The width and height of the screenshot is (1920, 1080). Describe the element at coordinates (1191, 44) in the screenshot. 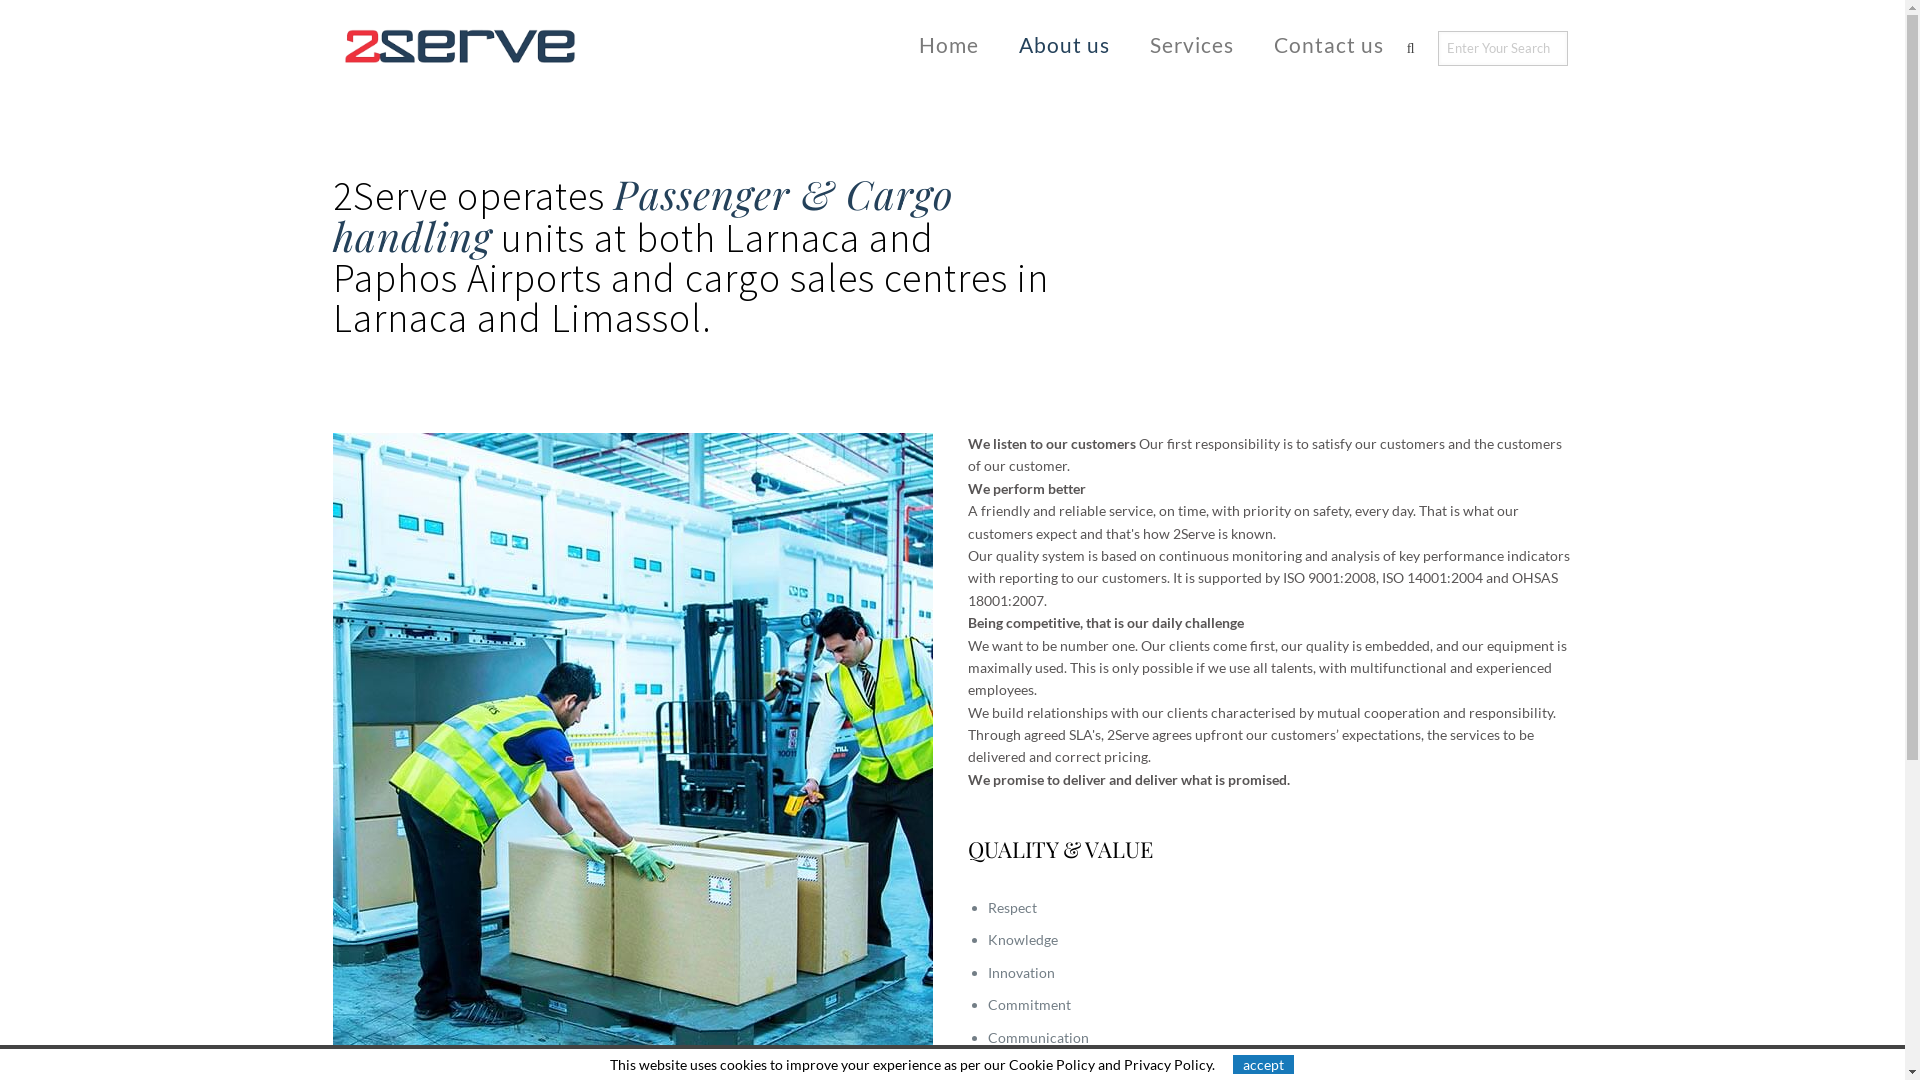

I see `'Services'` at that location.